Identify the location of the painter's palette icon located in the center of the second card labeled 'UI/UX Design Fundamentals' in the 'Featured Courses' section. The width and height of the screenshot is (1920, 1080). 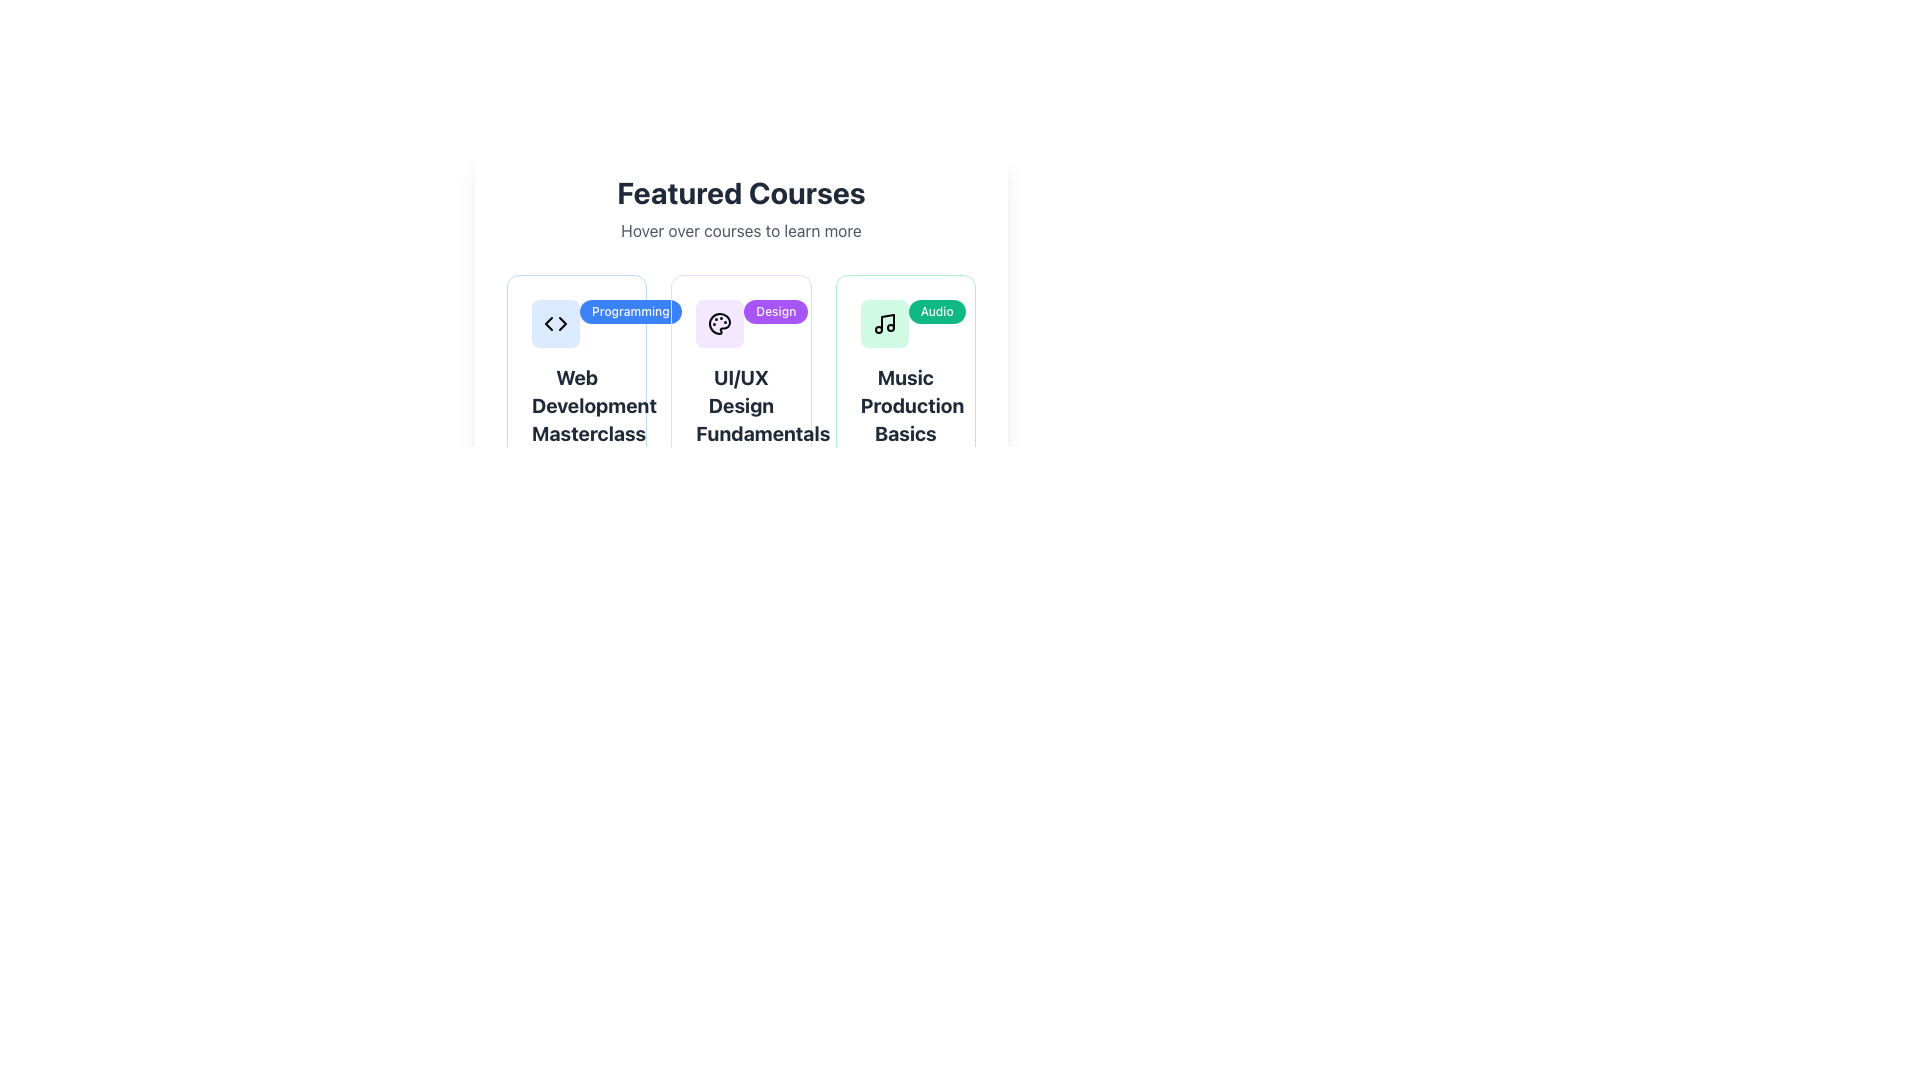
(720, 323).